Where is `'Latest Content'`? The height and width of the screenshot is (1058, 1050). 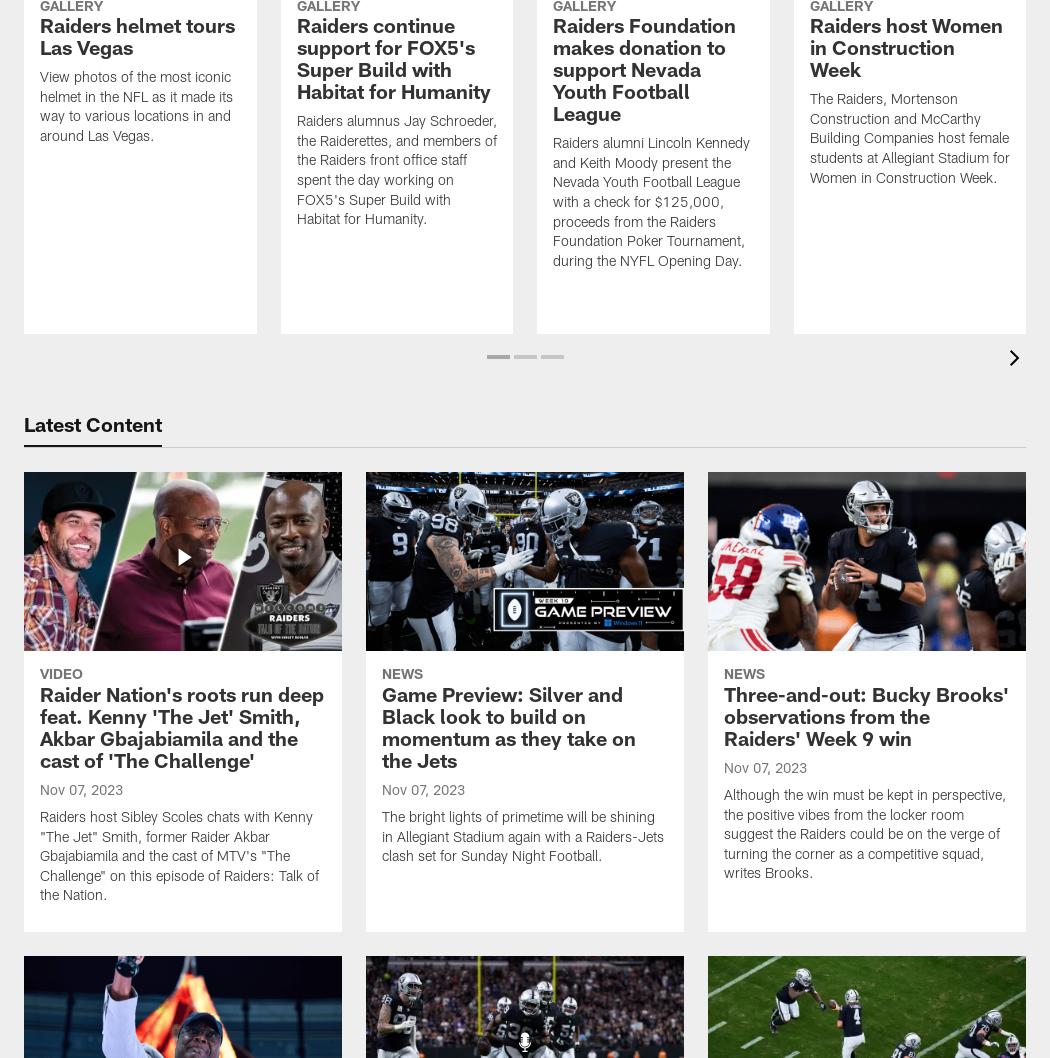 'Latest Content' is located at coordinates (24, 427).